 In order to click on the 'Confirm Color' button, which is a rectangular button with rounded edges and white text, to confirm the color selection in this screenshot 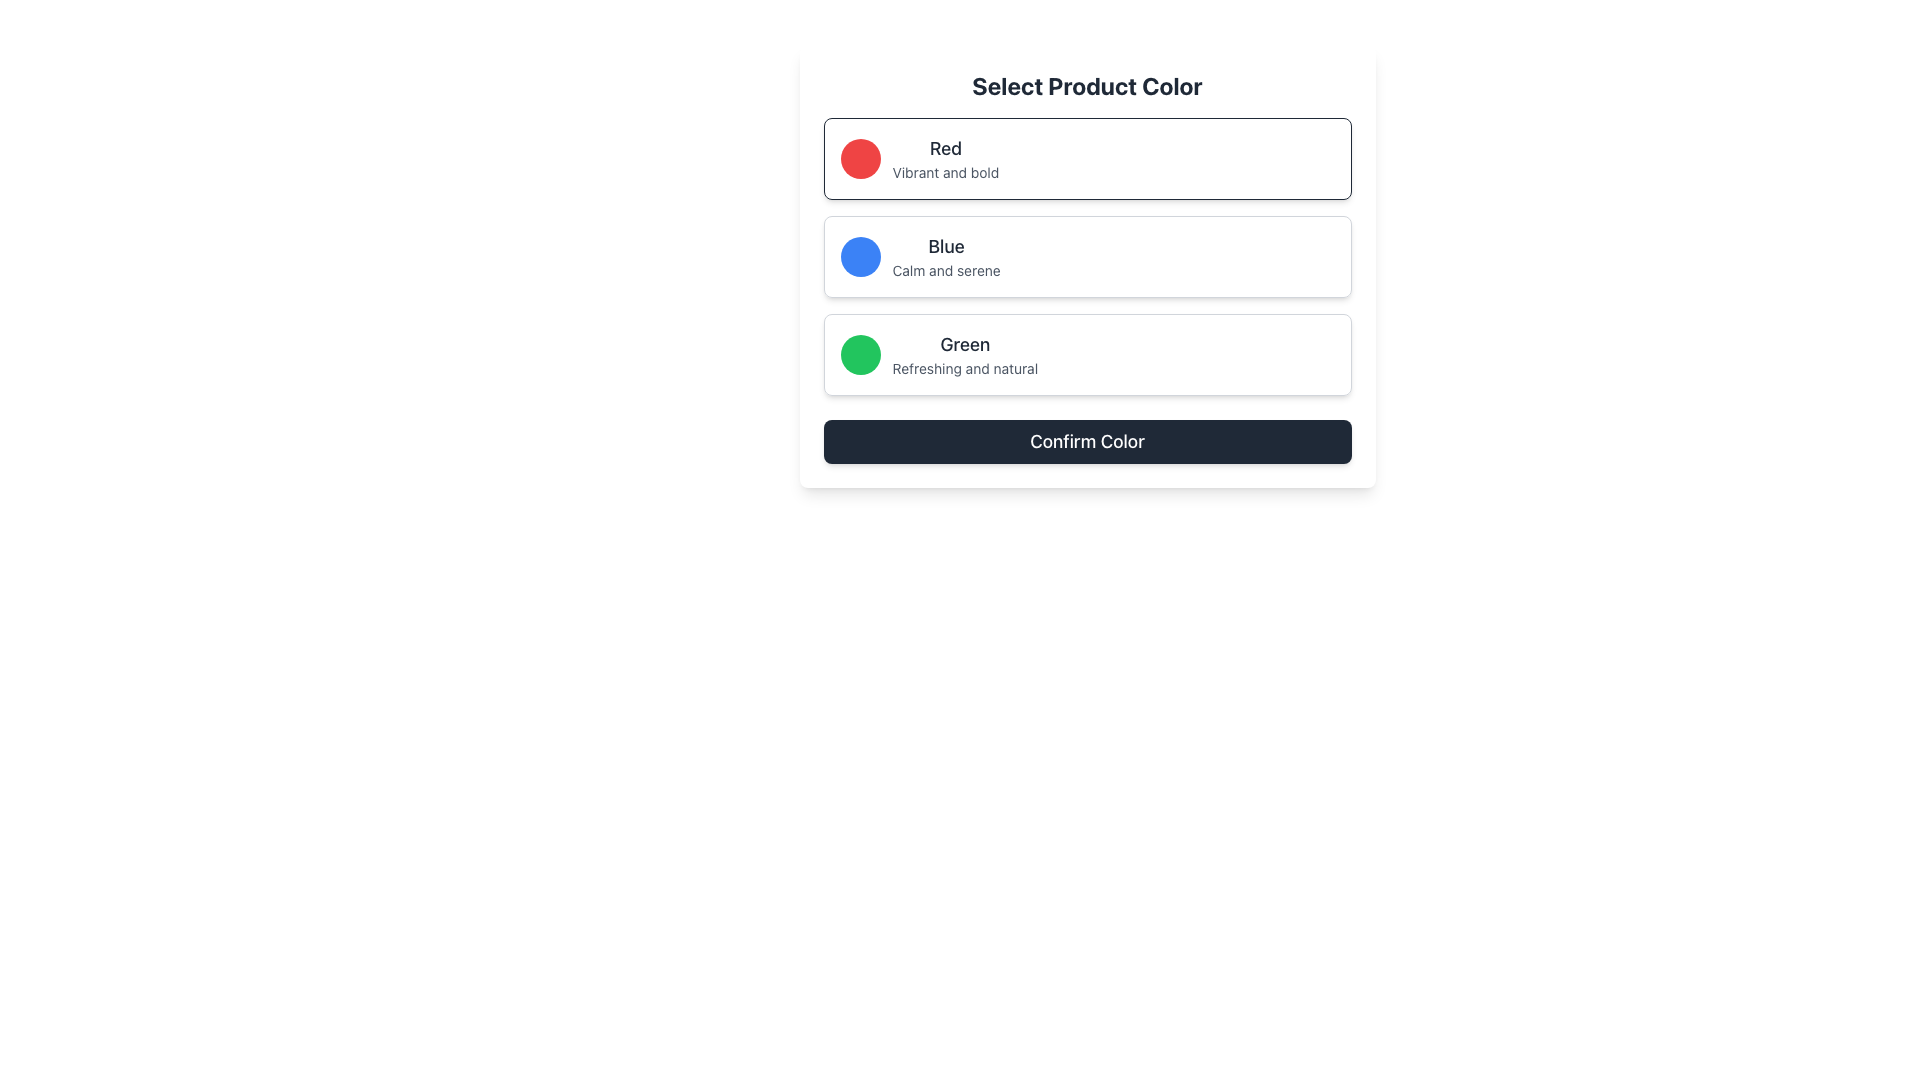, I will do `click(1086, 441)`.